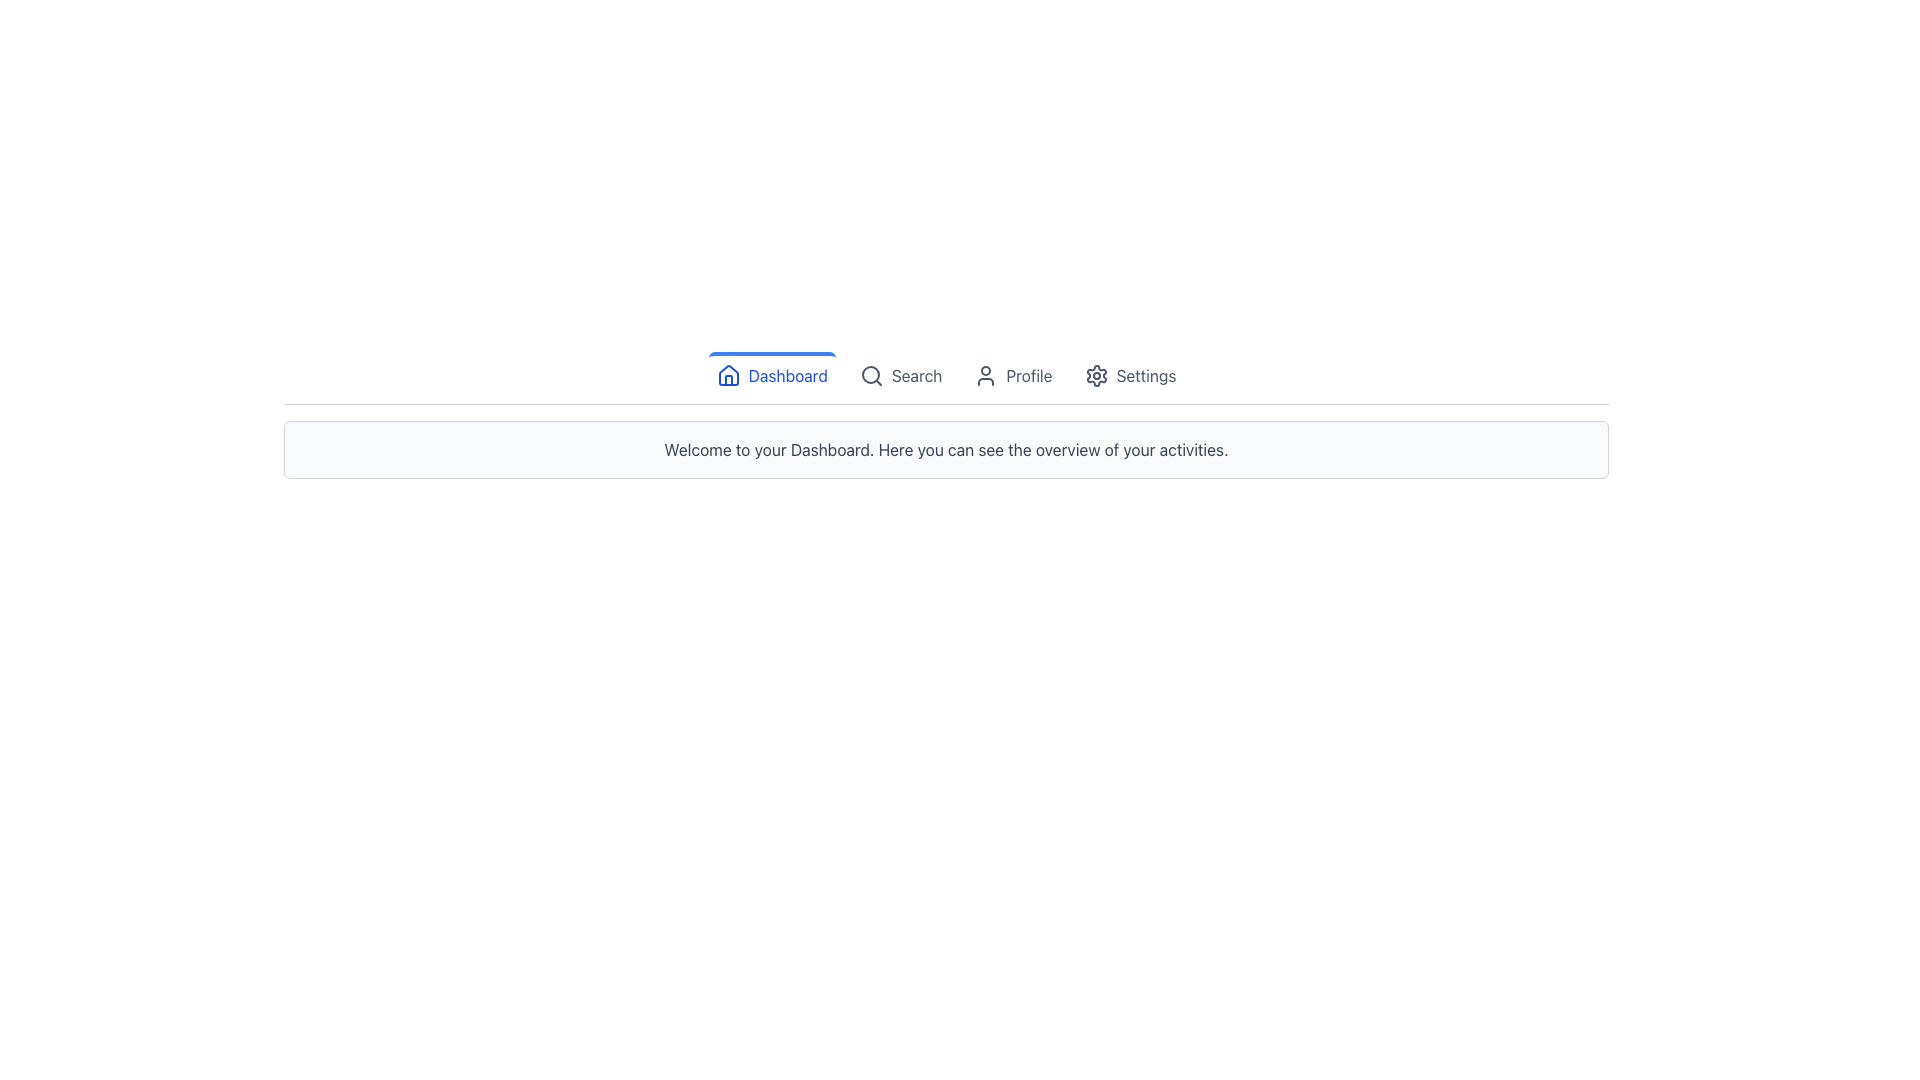 The width and height of the screenshot is (1920, 1080). I want to click on the settings icon located in the navigation bar, adjacent to the 'Settings' text, so click(1095, 375).